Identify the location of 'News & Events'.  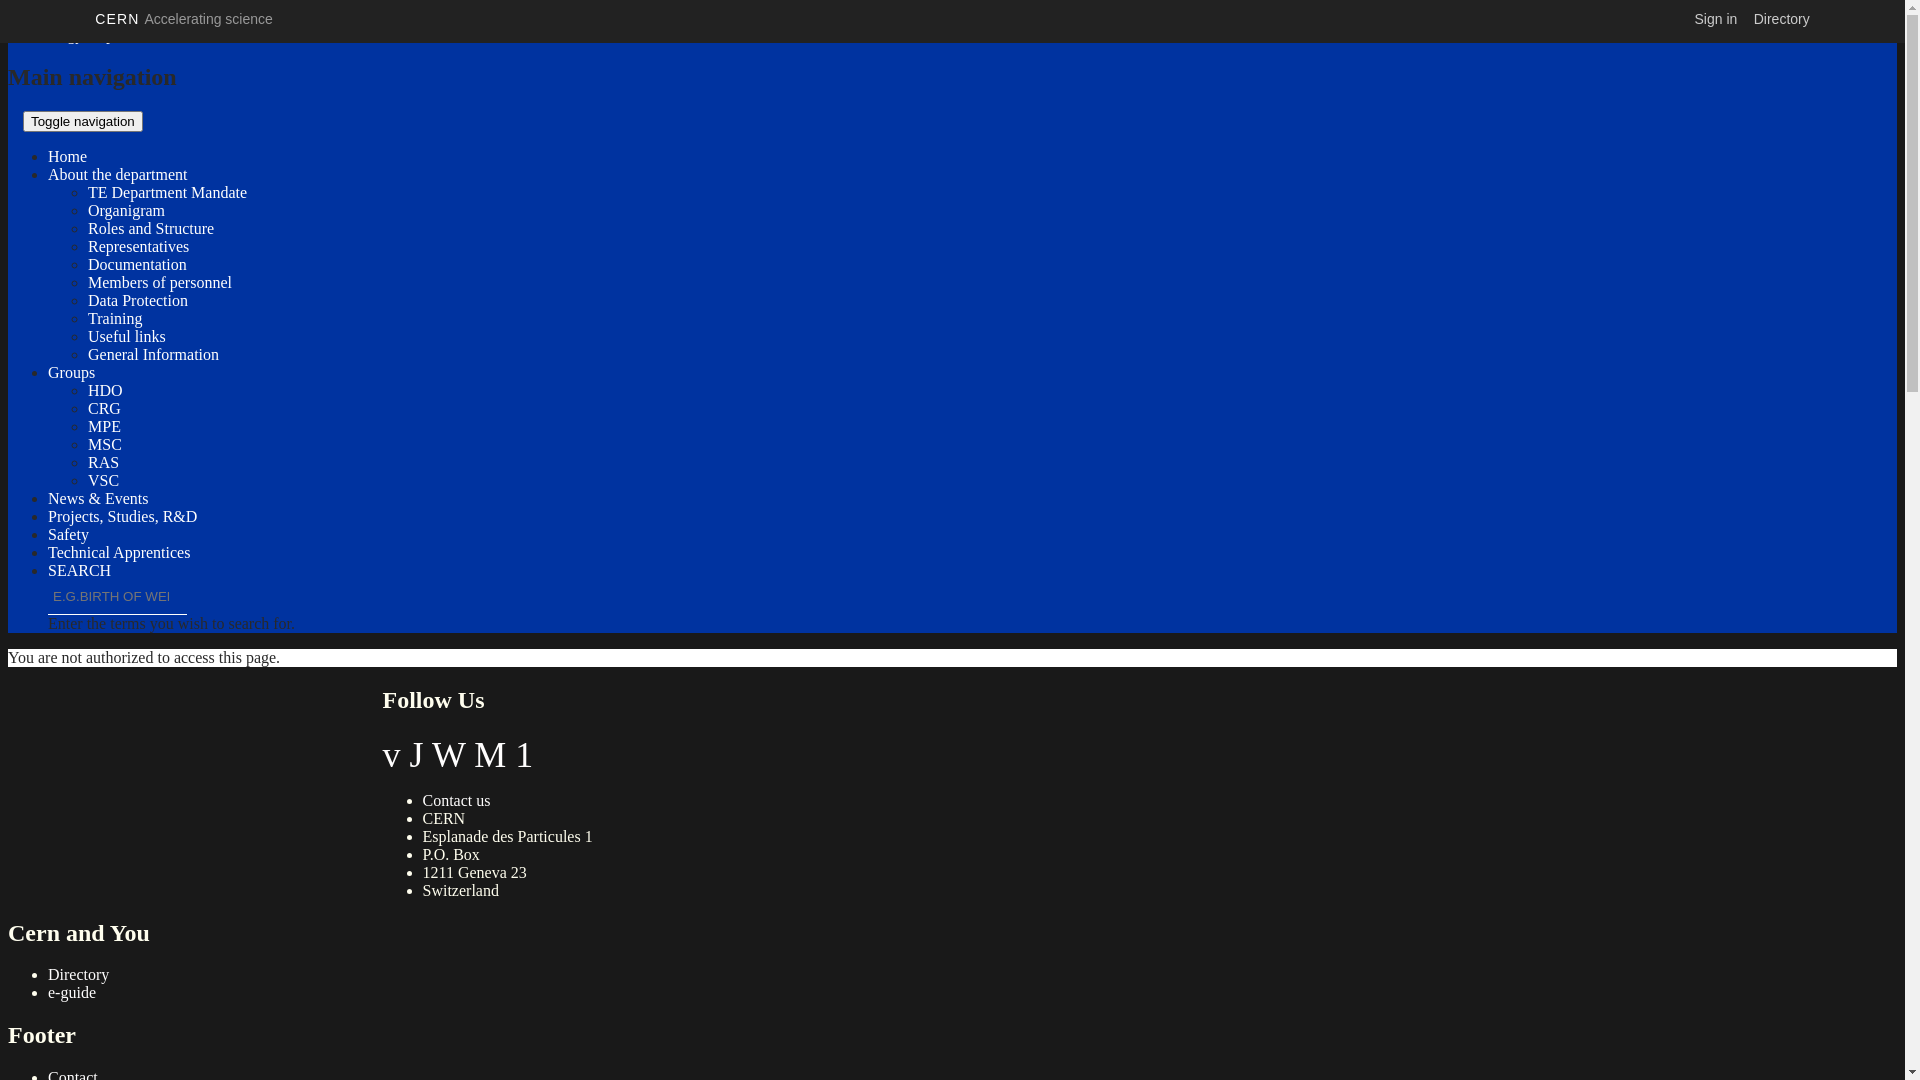
(96, 497).